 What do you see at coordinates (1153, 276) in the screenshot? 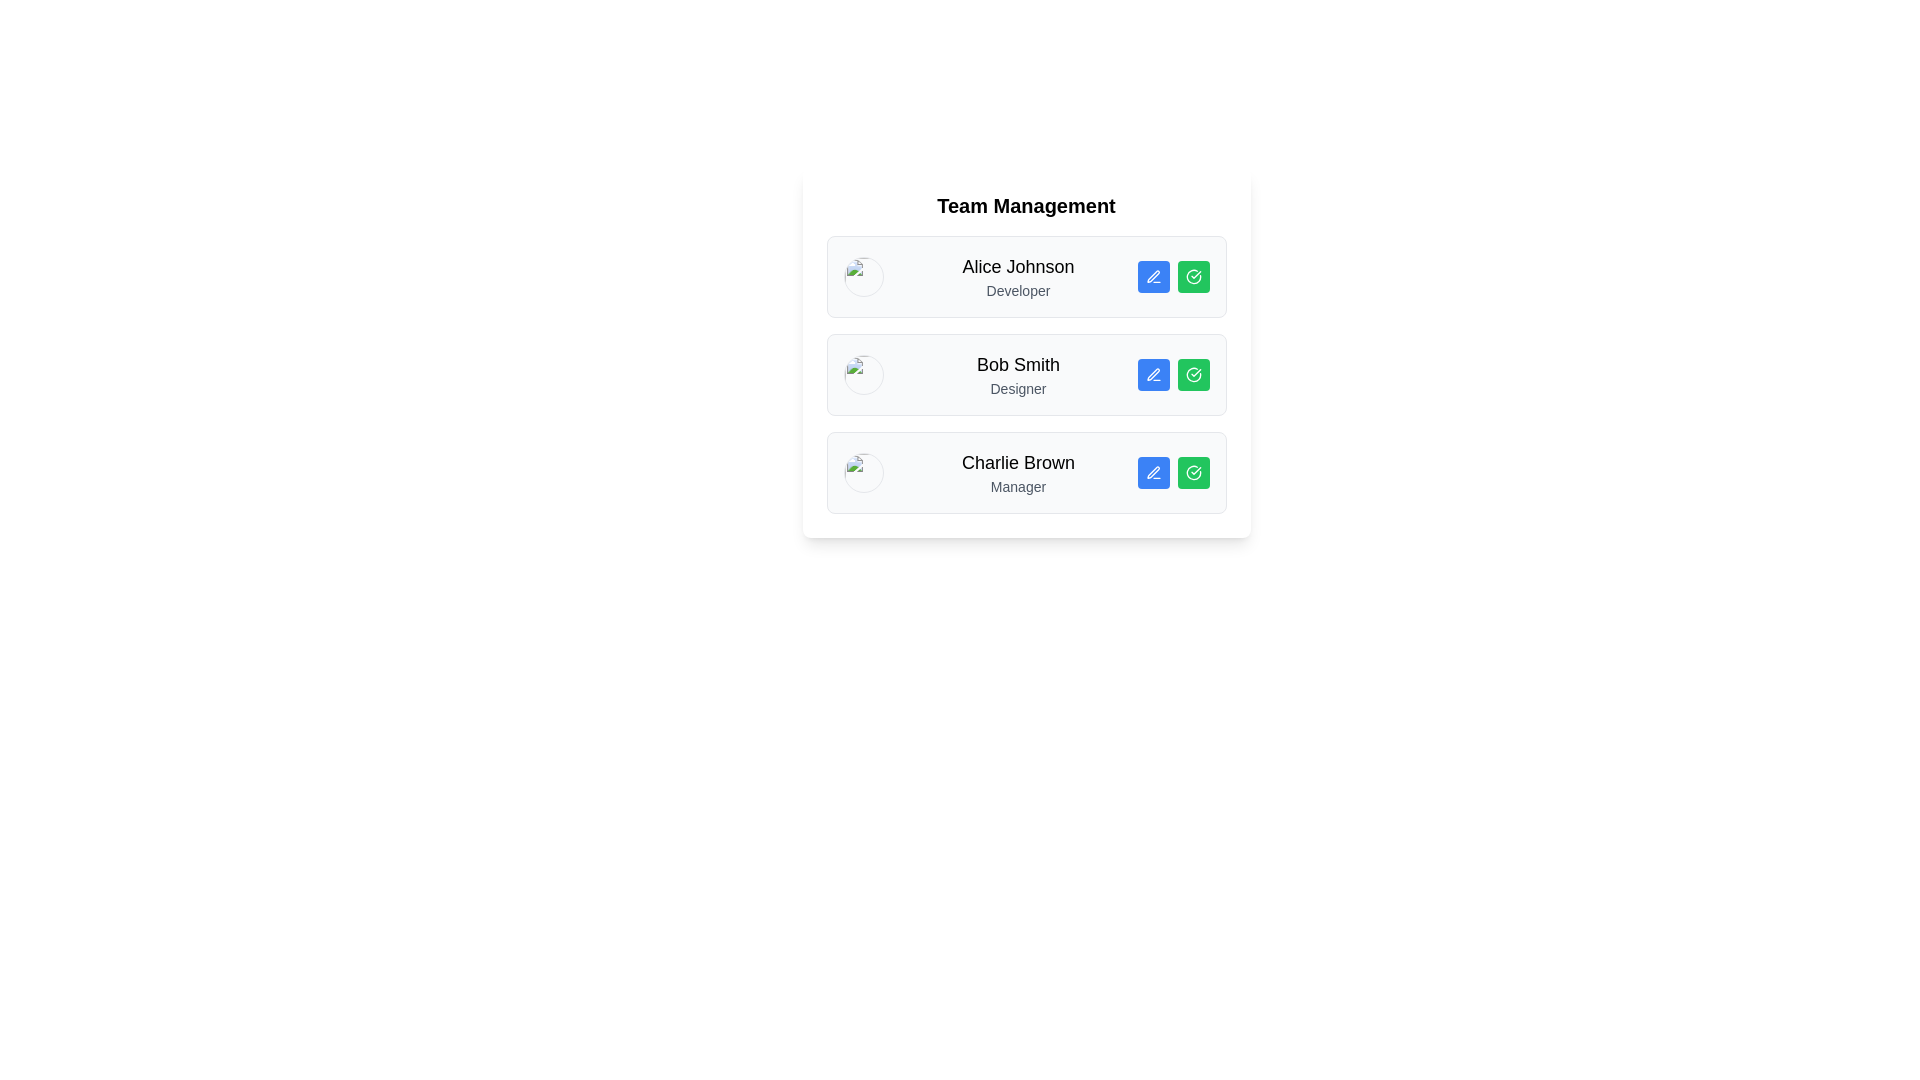
I see `the edit tool SVG icon located within the button adjacent to 'Alice Johnson - Developer'` at bounding box center [1153, 276].